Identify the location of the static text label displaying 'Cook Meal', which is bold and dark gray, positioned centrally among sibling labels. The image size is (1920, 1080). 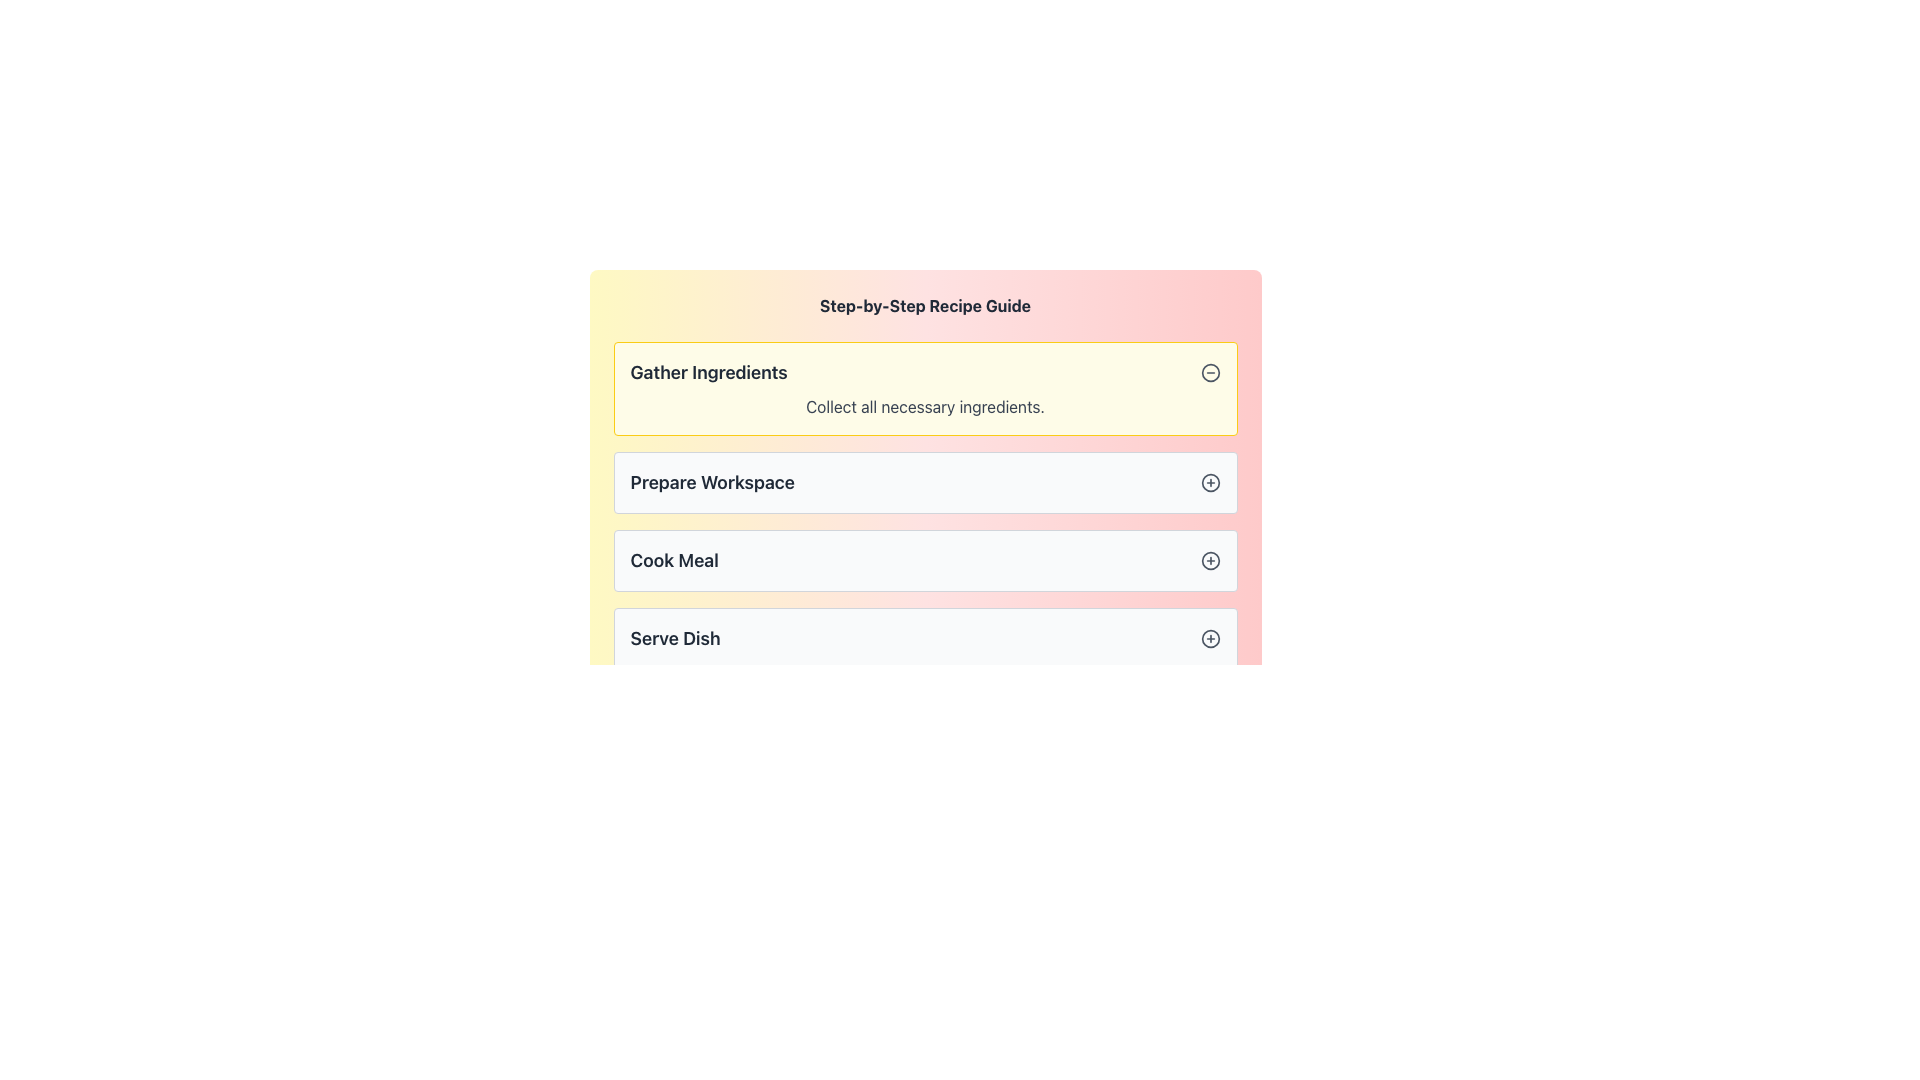
(674, 560).